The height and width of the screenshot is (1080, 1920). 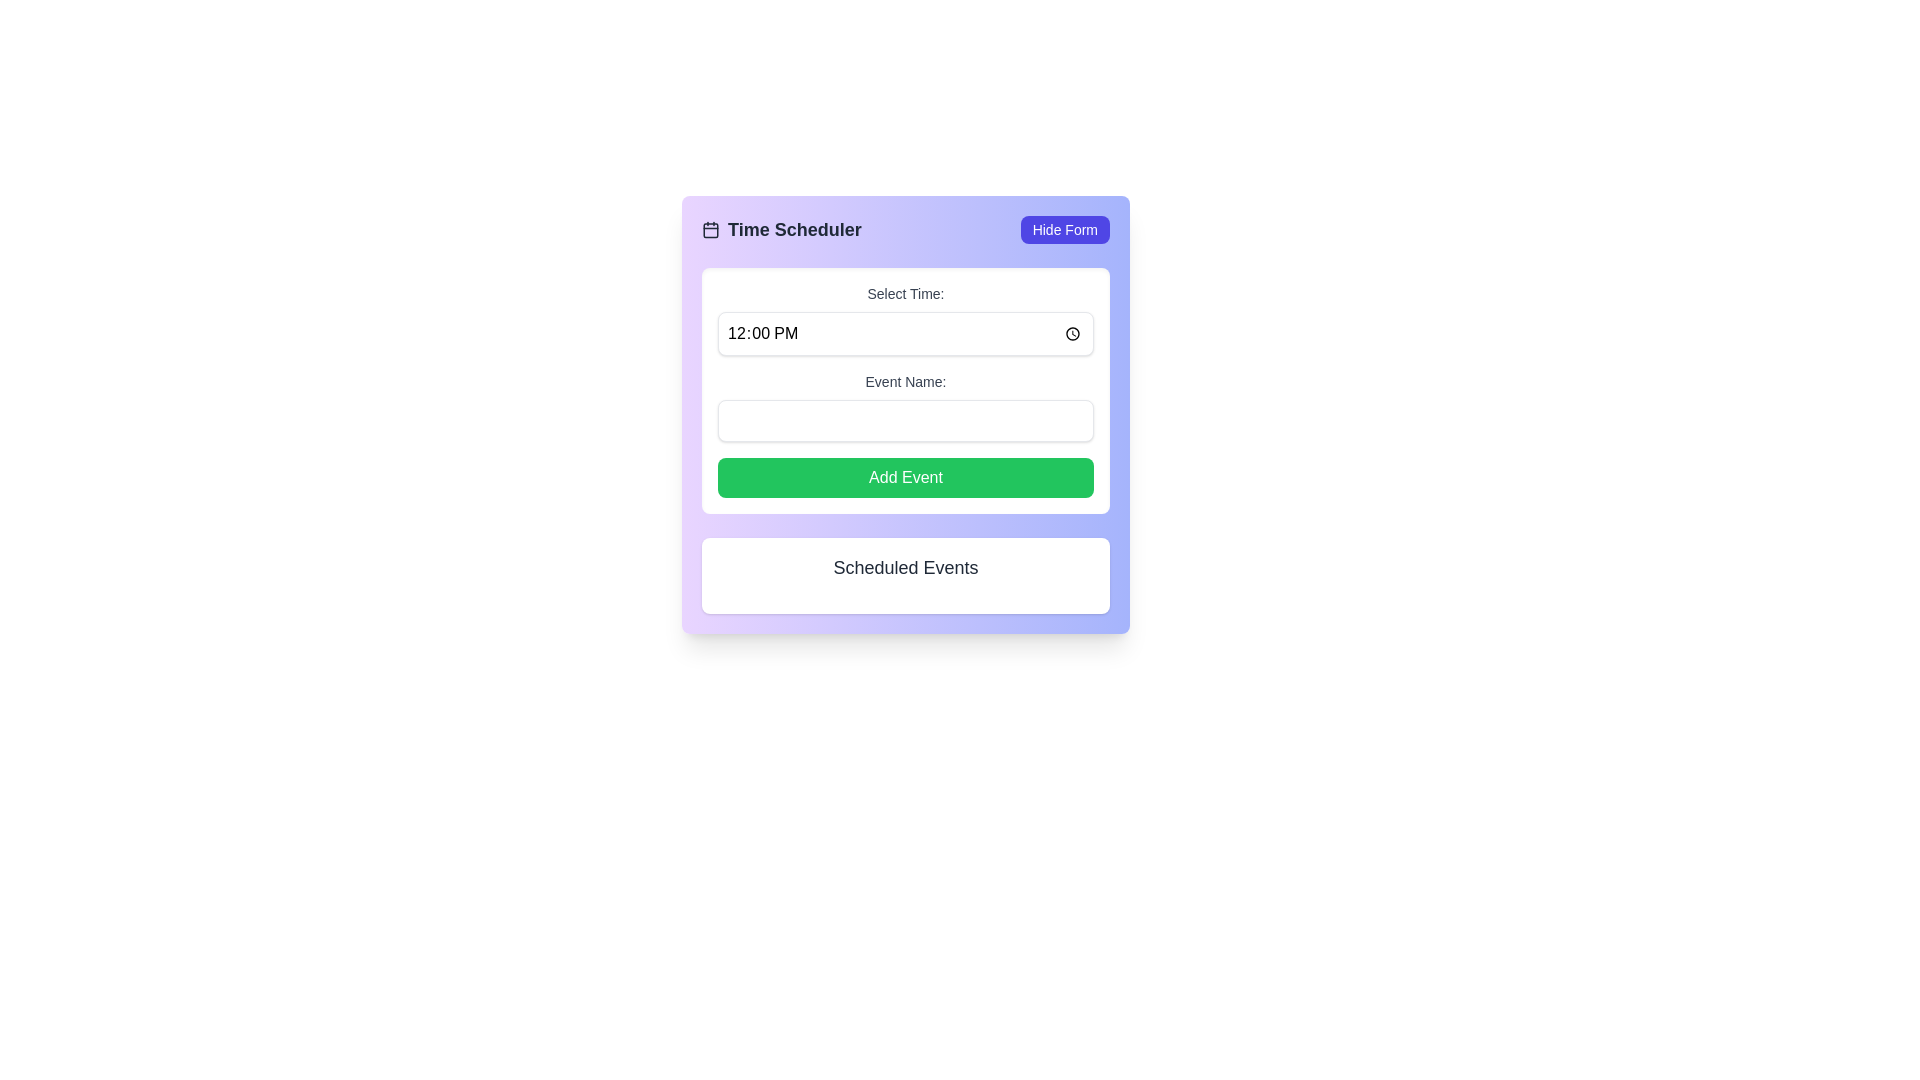 I want to click on the static text label displaying 'Event Name:' which is positioned above the input field for event names, so click(x=905, y=381).